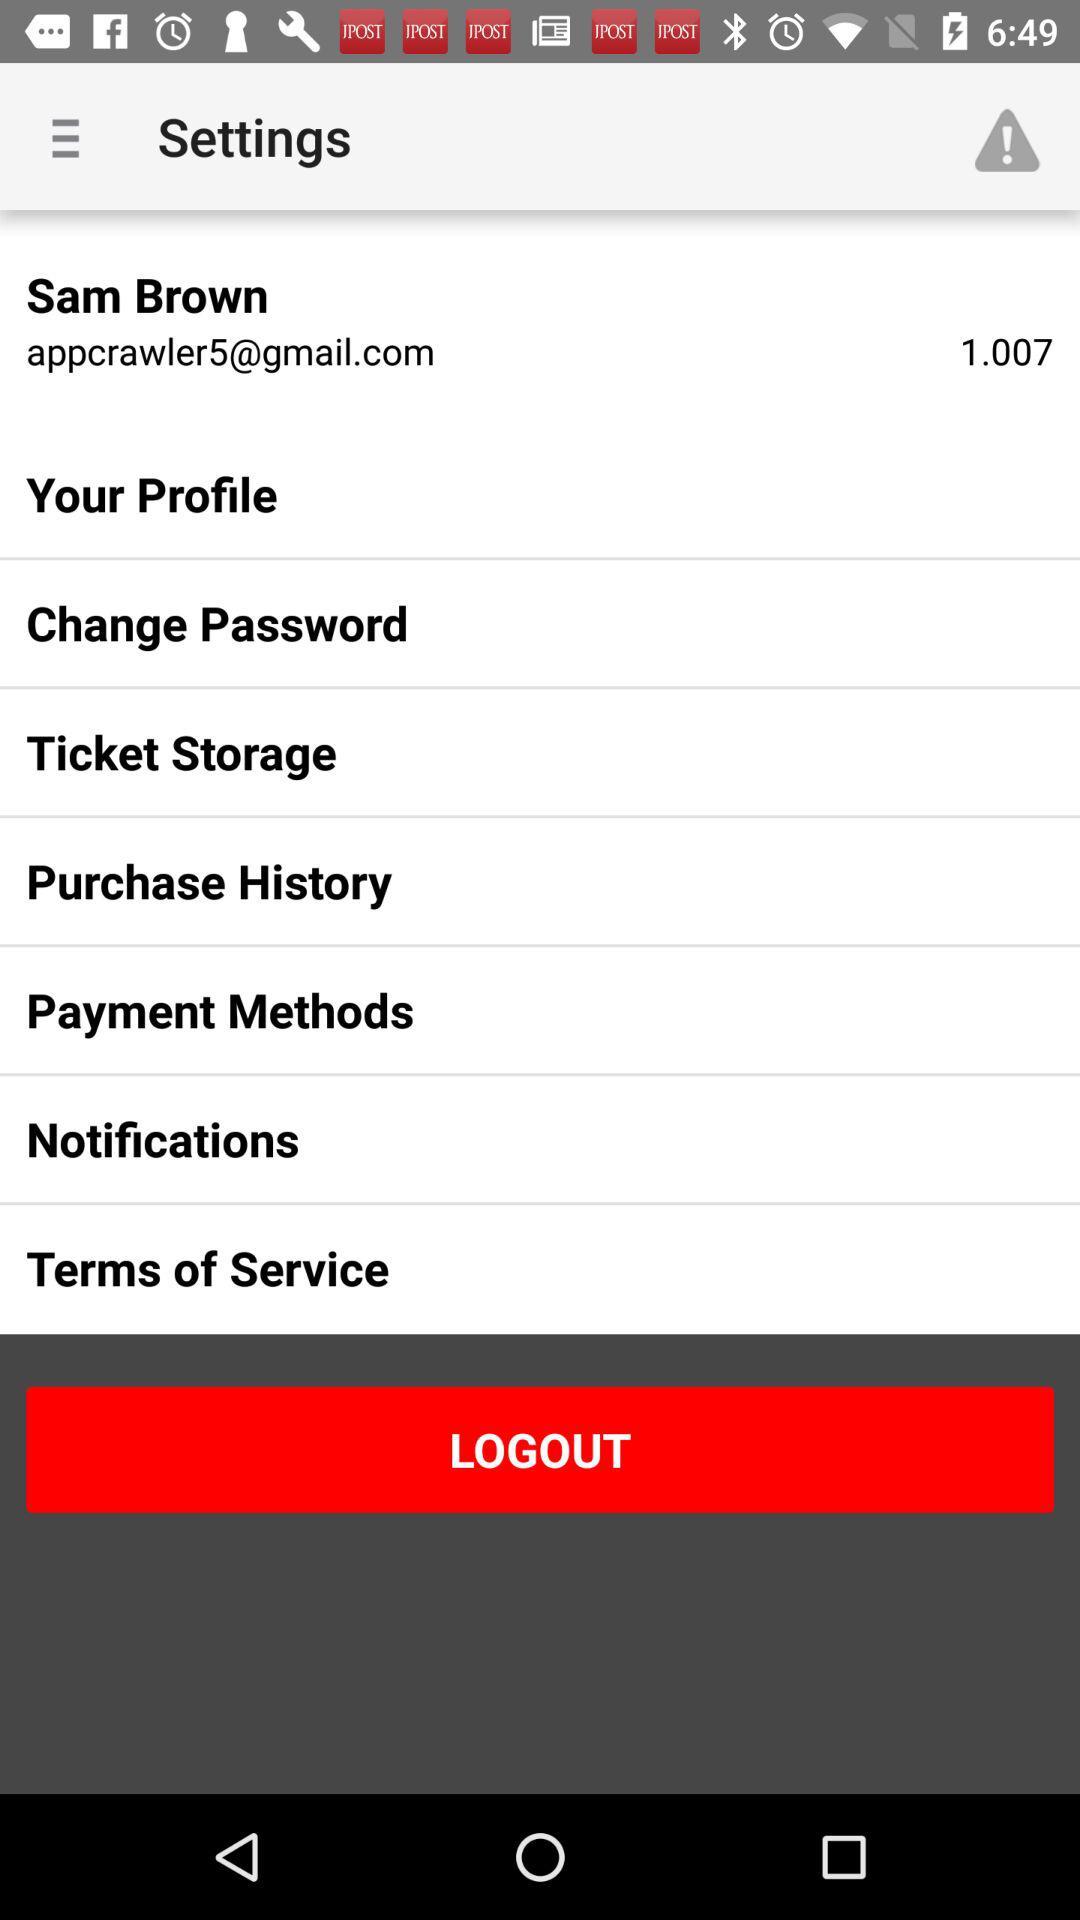 The image size is (1080, 1920). I want to click on icon next to the appcrawler5@gmail.com, so click(1006, 350).